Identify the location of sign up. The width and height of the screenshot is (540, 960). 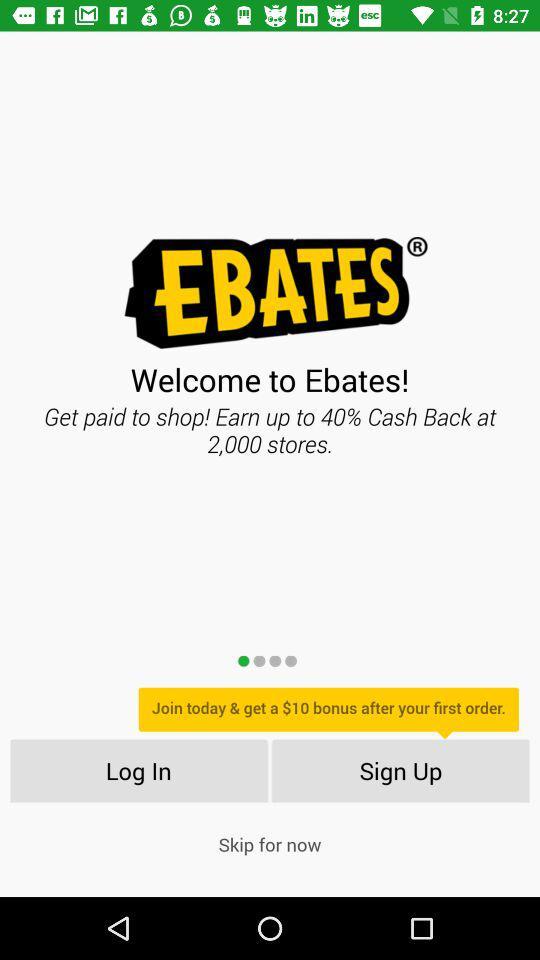
(401, 769).